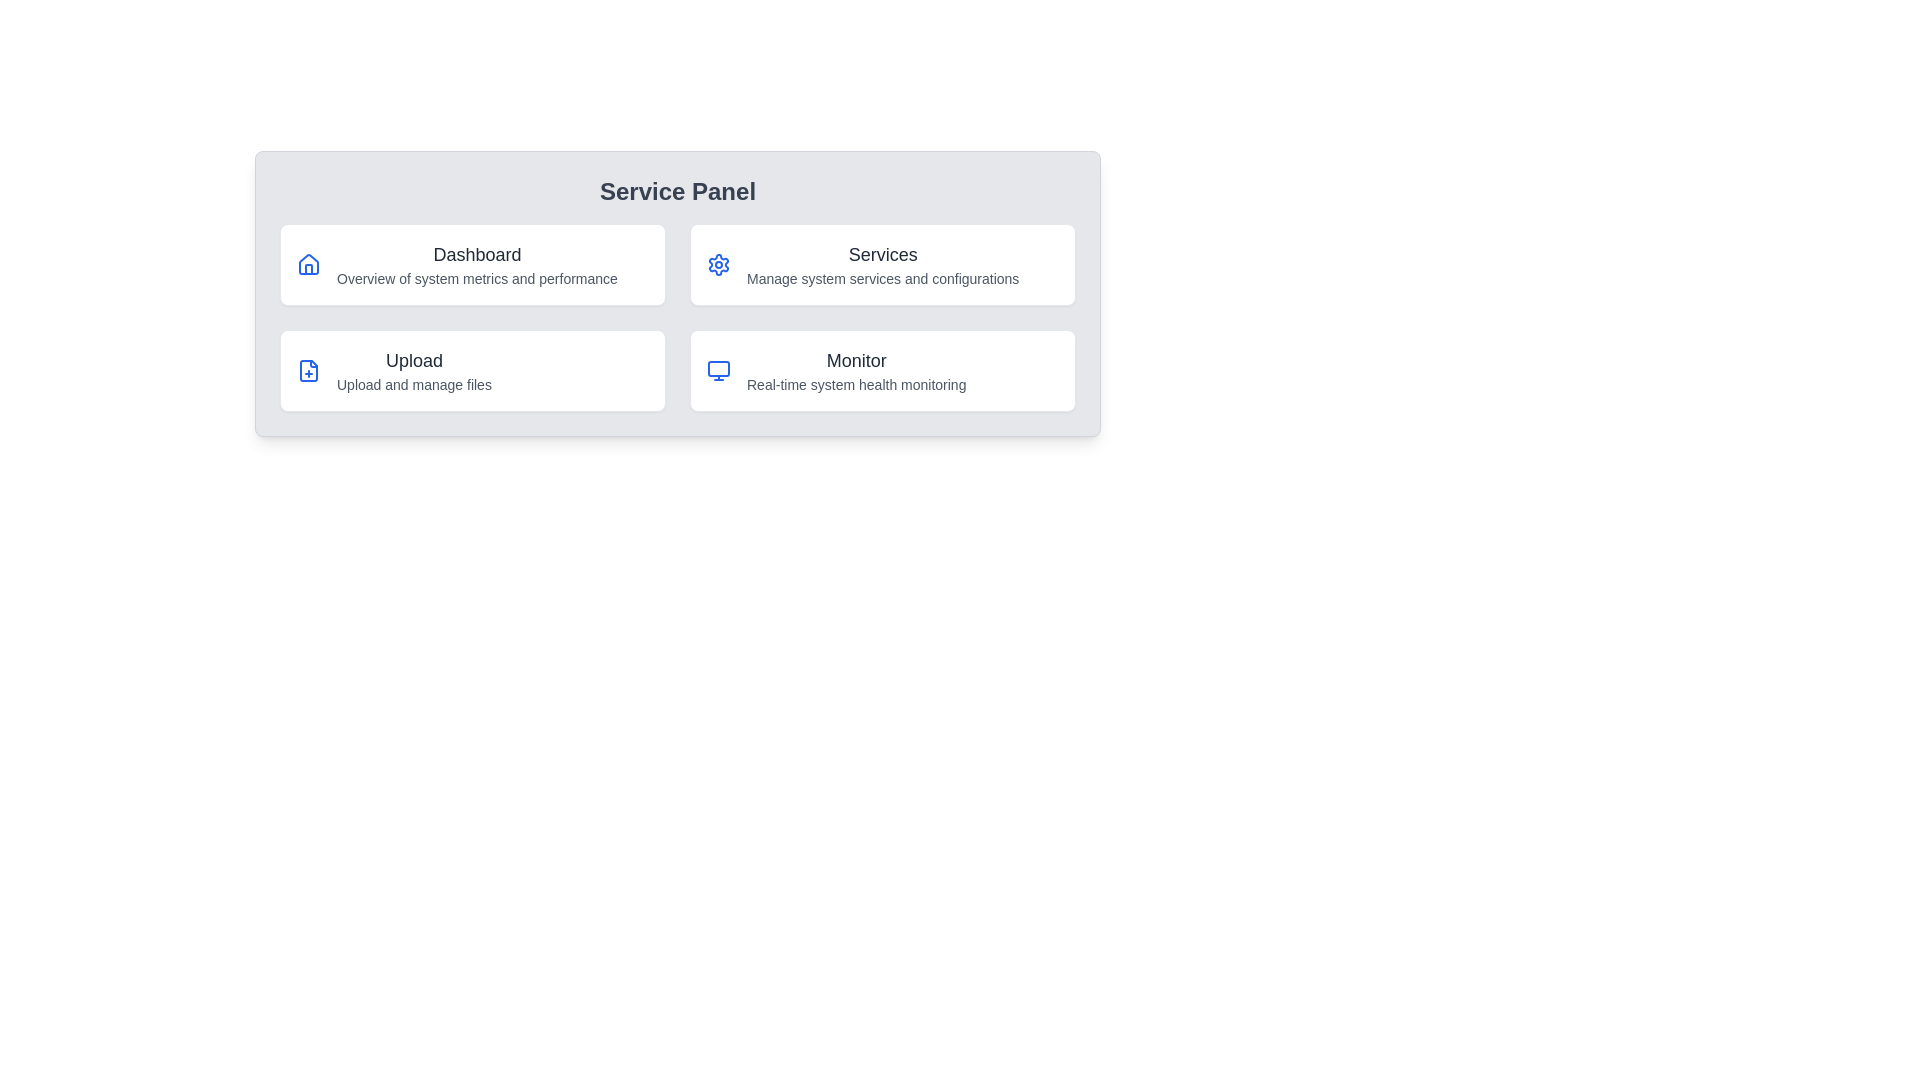  Describe the element at coordinates (719, 264) in the screenshot. I see `the blue cogwheel-shaped icon in the upper right section of the 'Services' panel` at that location.